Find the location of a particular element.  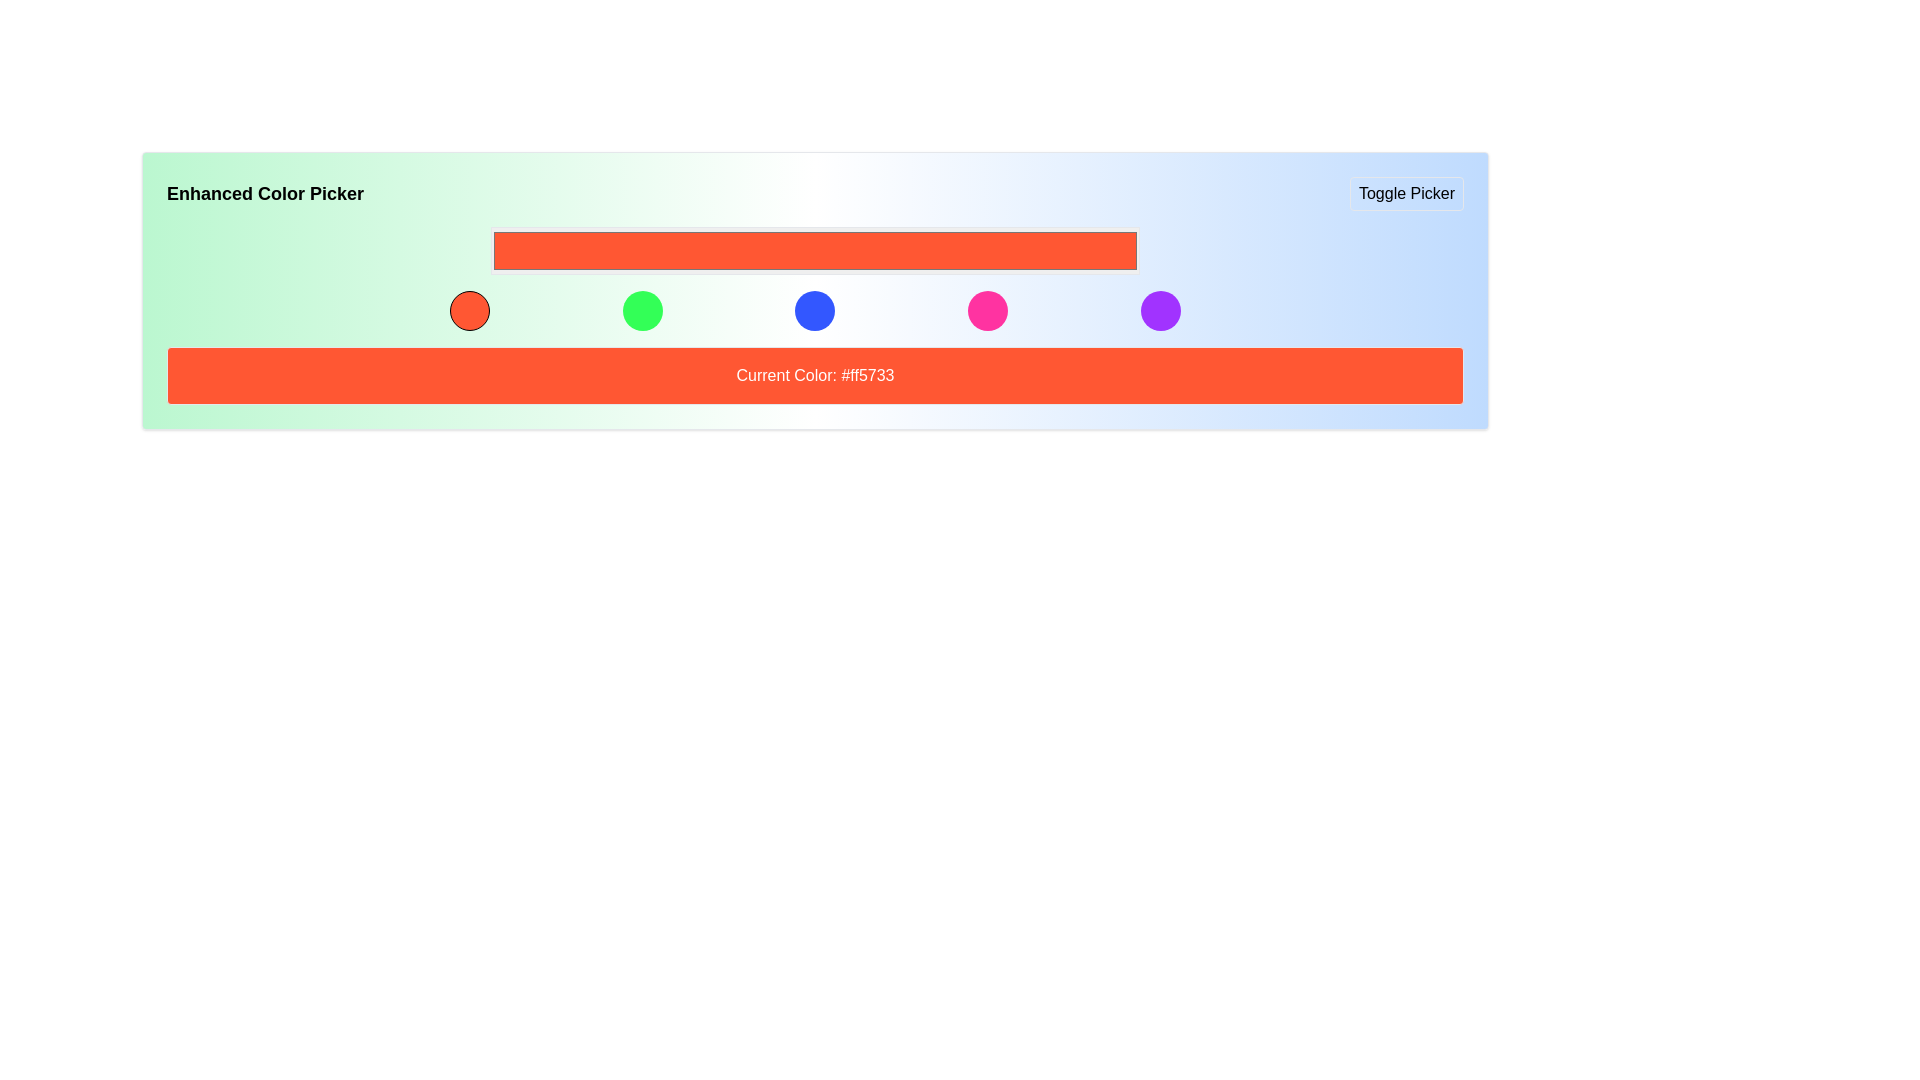

the Color Picker Input, which is a rectangular box with an orange fill located above five circular color indicators is located at coordinates (815, 249).